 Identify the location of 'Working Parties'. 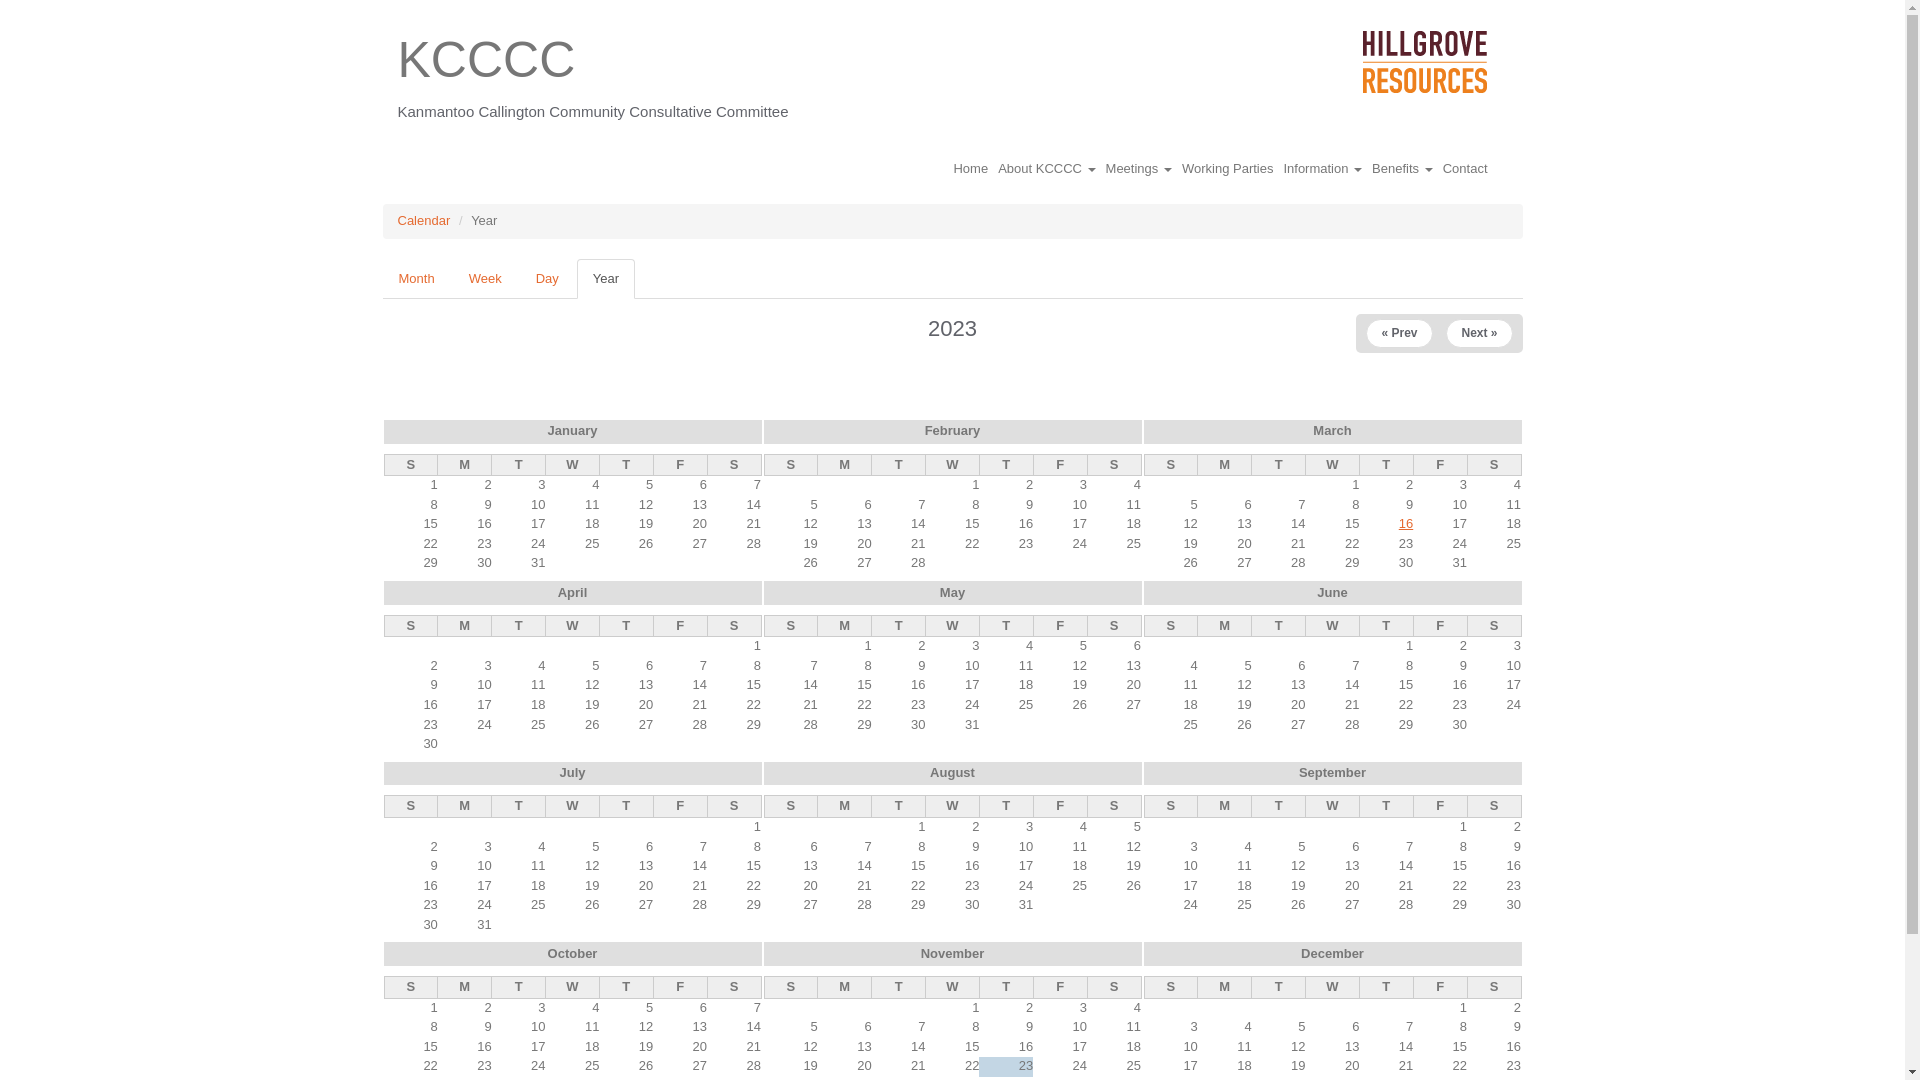
(1227, 168).